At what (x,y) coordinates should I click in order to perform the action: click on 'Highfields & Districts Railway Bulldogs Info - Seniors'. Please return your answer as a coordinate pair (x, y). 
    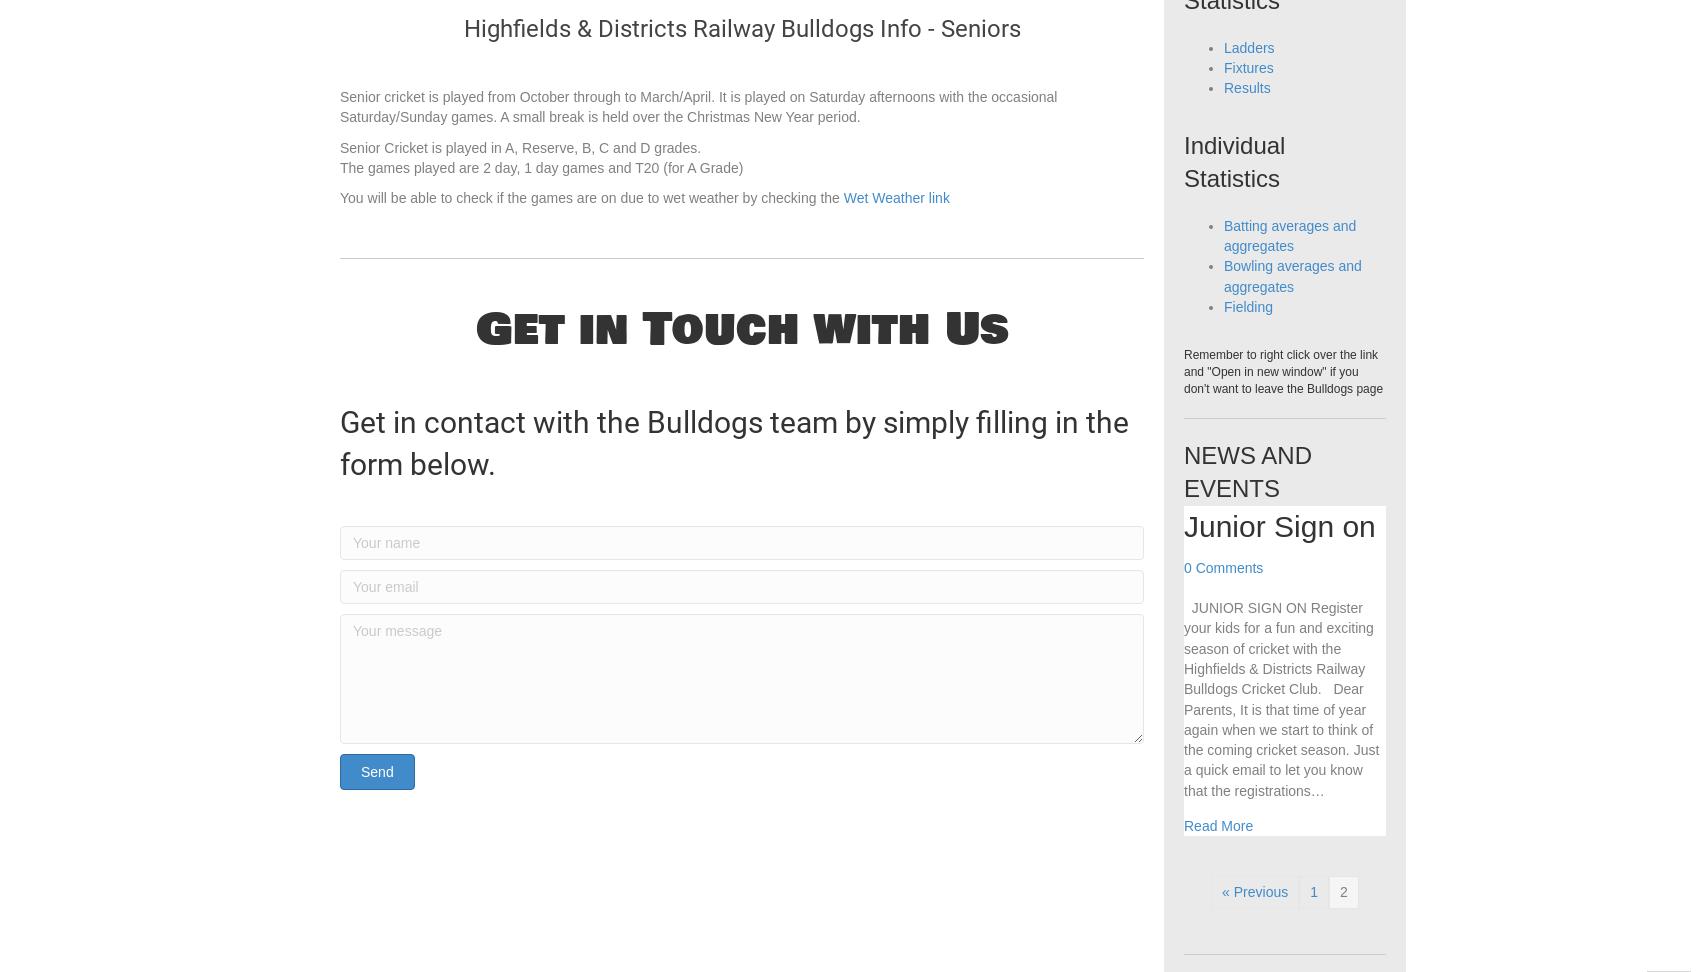
    Looking at the image, I should click on (740, 69).